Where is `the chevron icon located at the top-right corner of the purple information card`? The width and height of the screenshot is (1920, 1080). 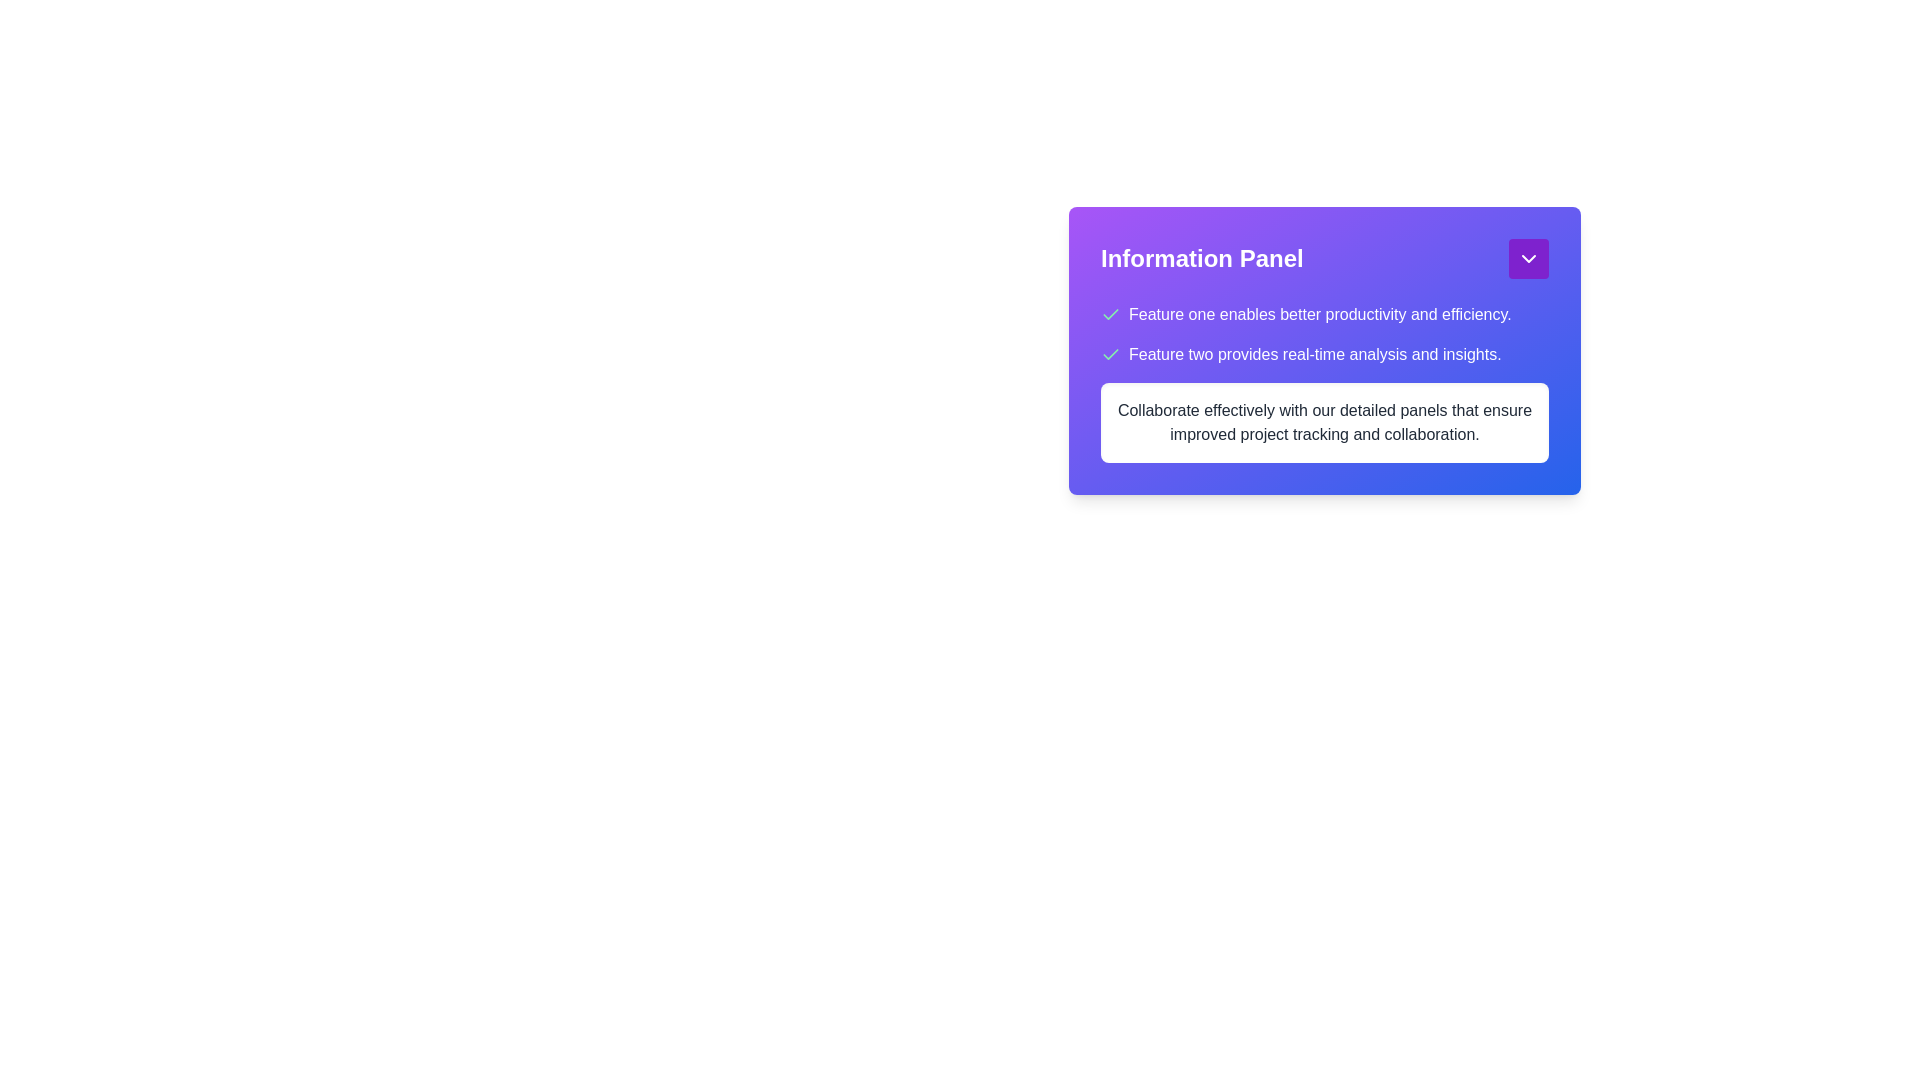 the chevron icon located at the top-right corner of the purple information card is located at coordinates (1528, 257).